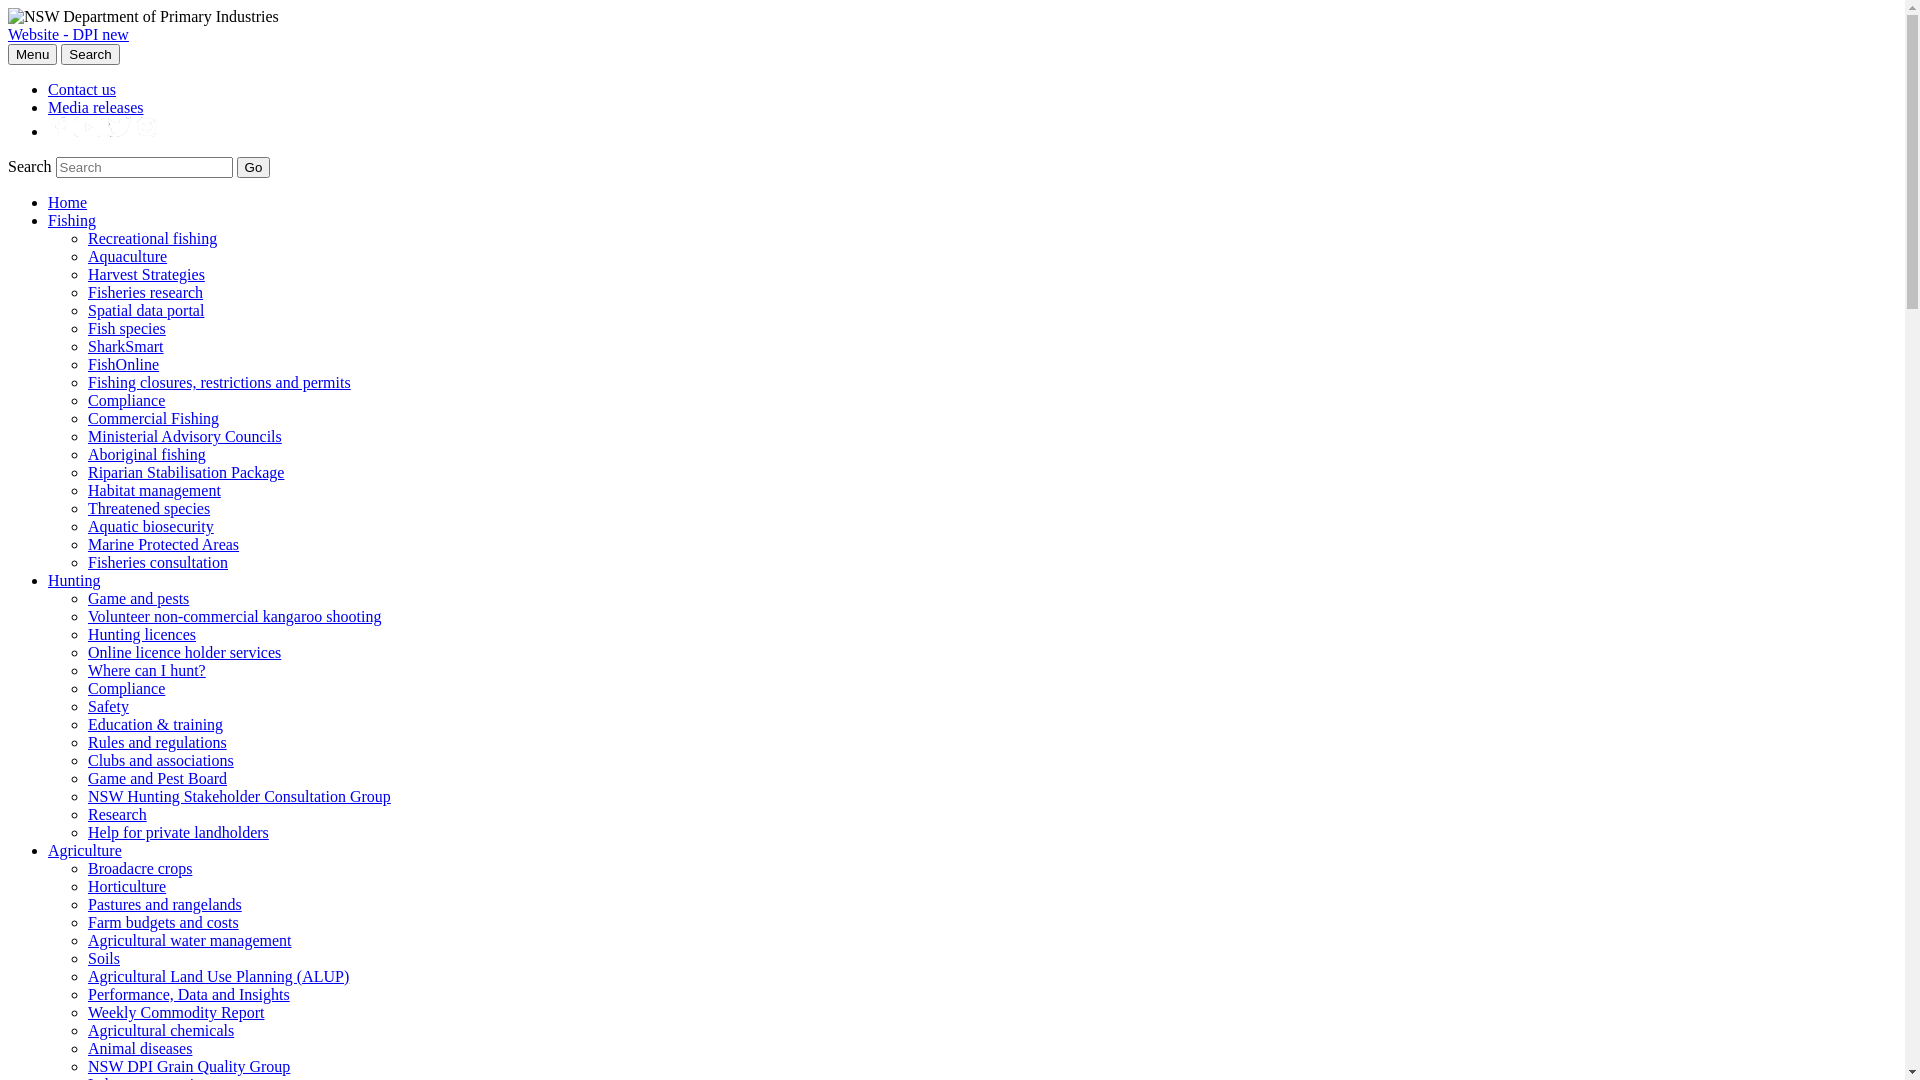  I want to click on 'Threatened species', so click(147, 507).